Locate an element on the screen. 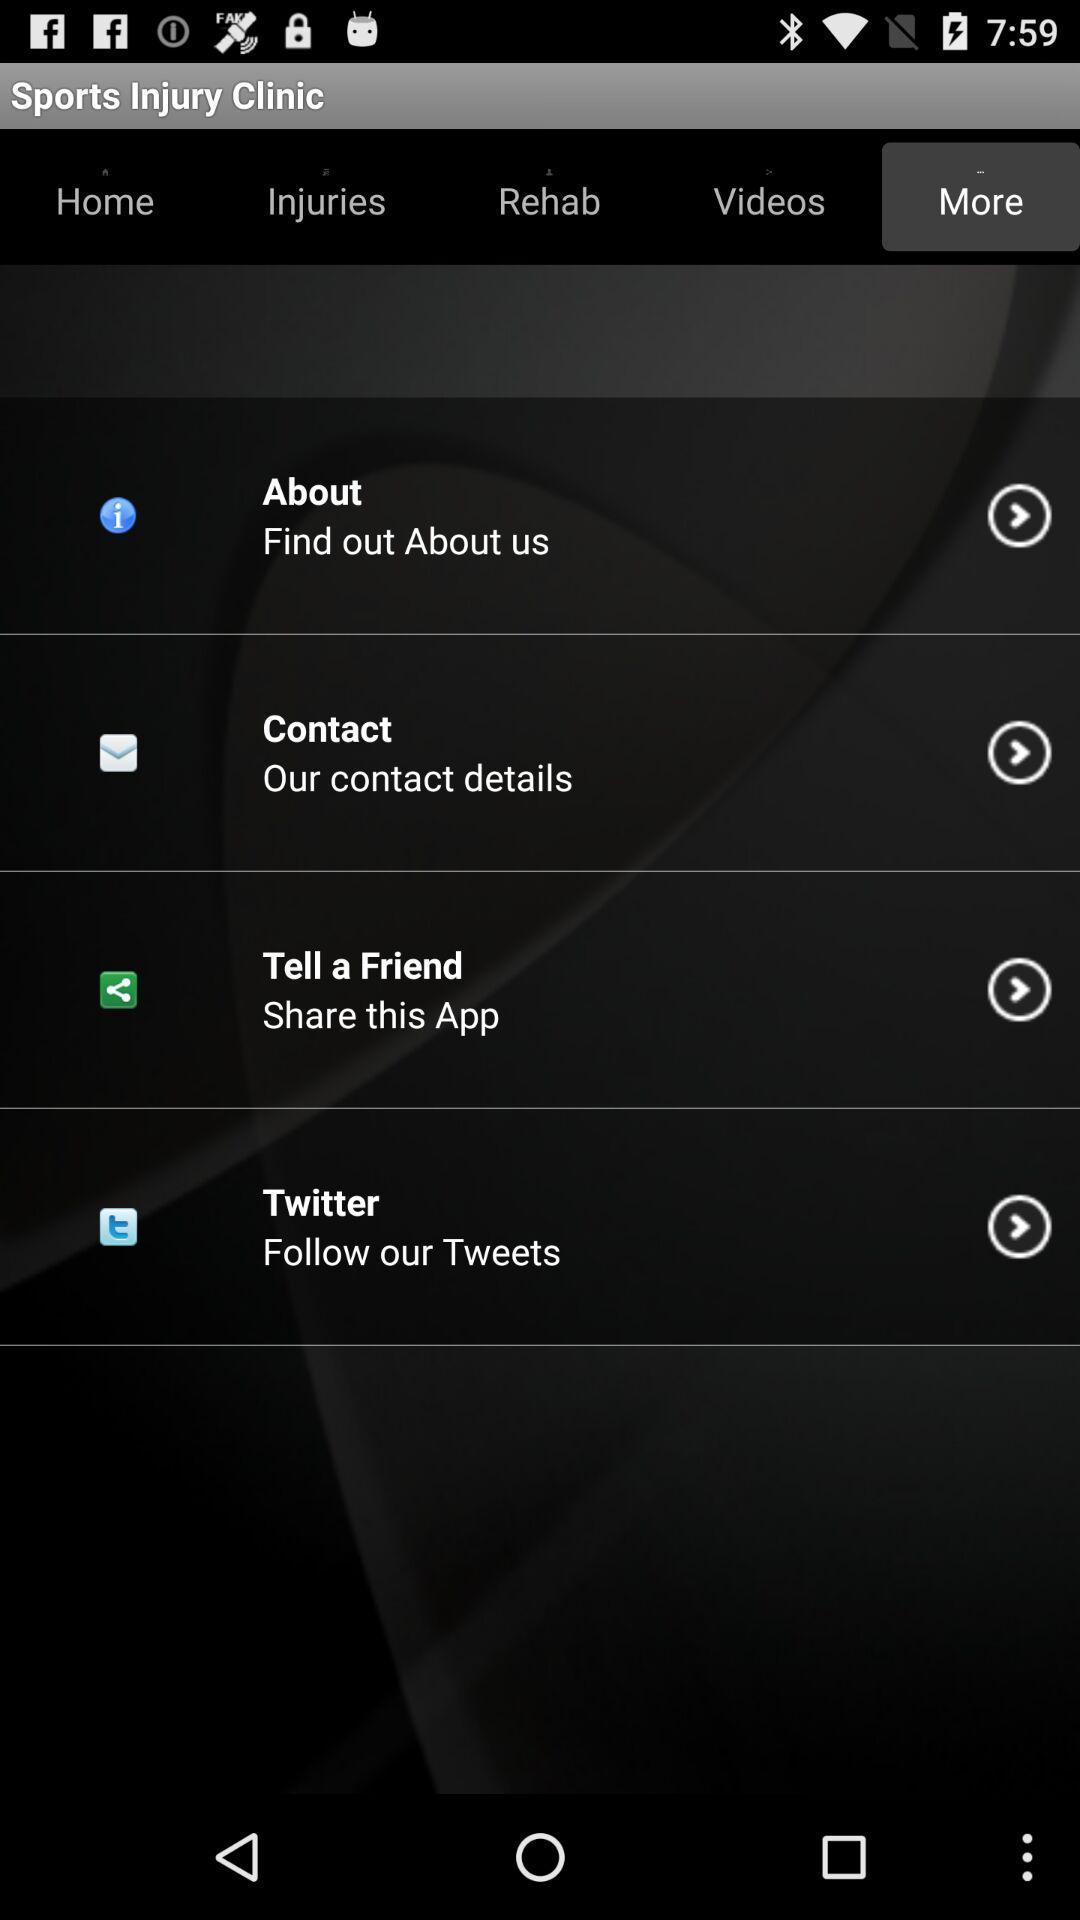 The height and width of the screenshot is (1920, 1080). follow our tweets item is located at coordinates (410, 1250).